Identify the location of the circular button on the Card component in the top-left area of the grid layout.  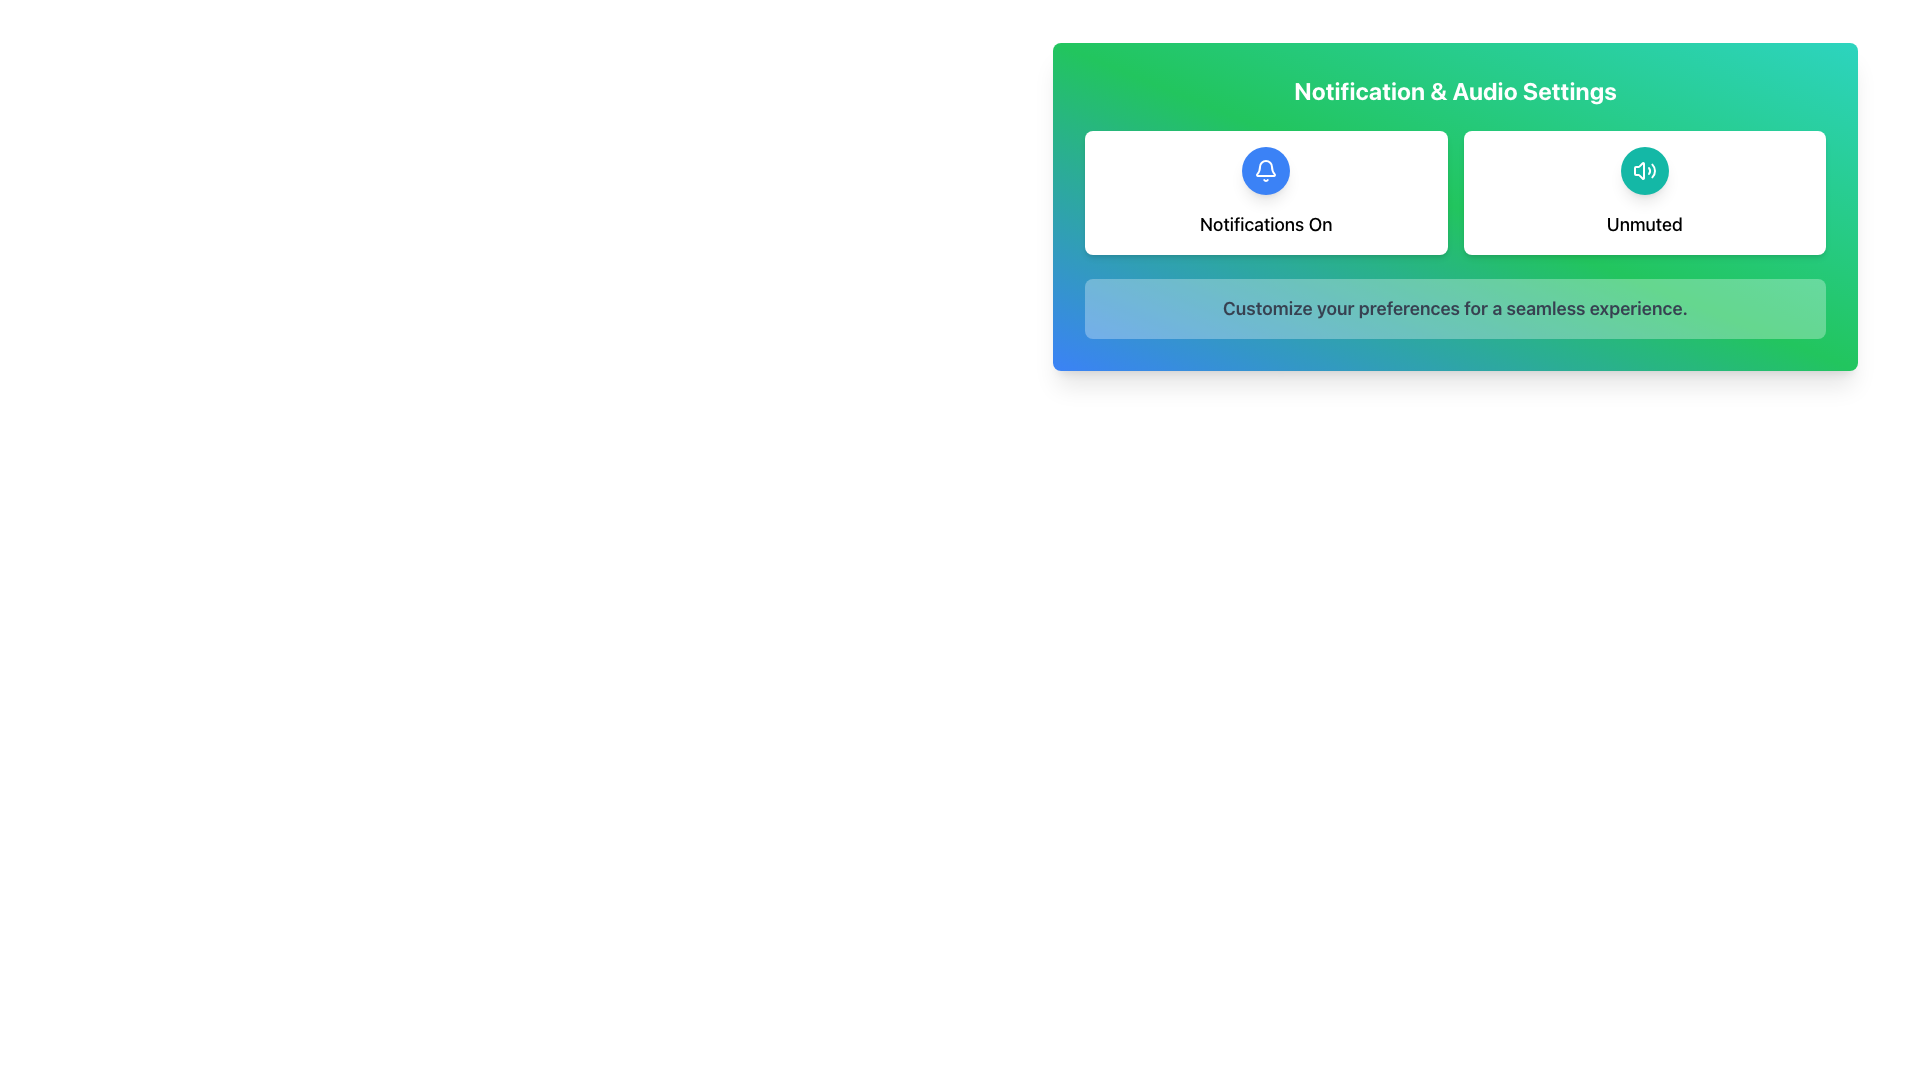
(1265, 192).